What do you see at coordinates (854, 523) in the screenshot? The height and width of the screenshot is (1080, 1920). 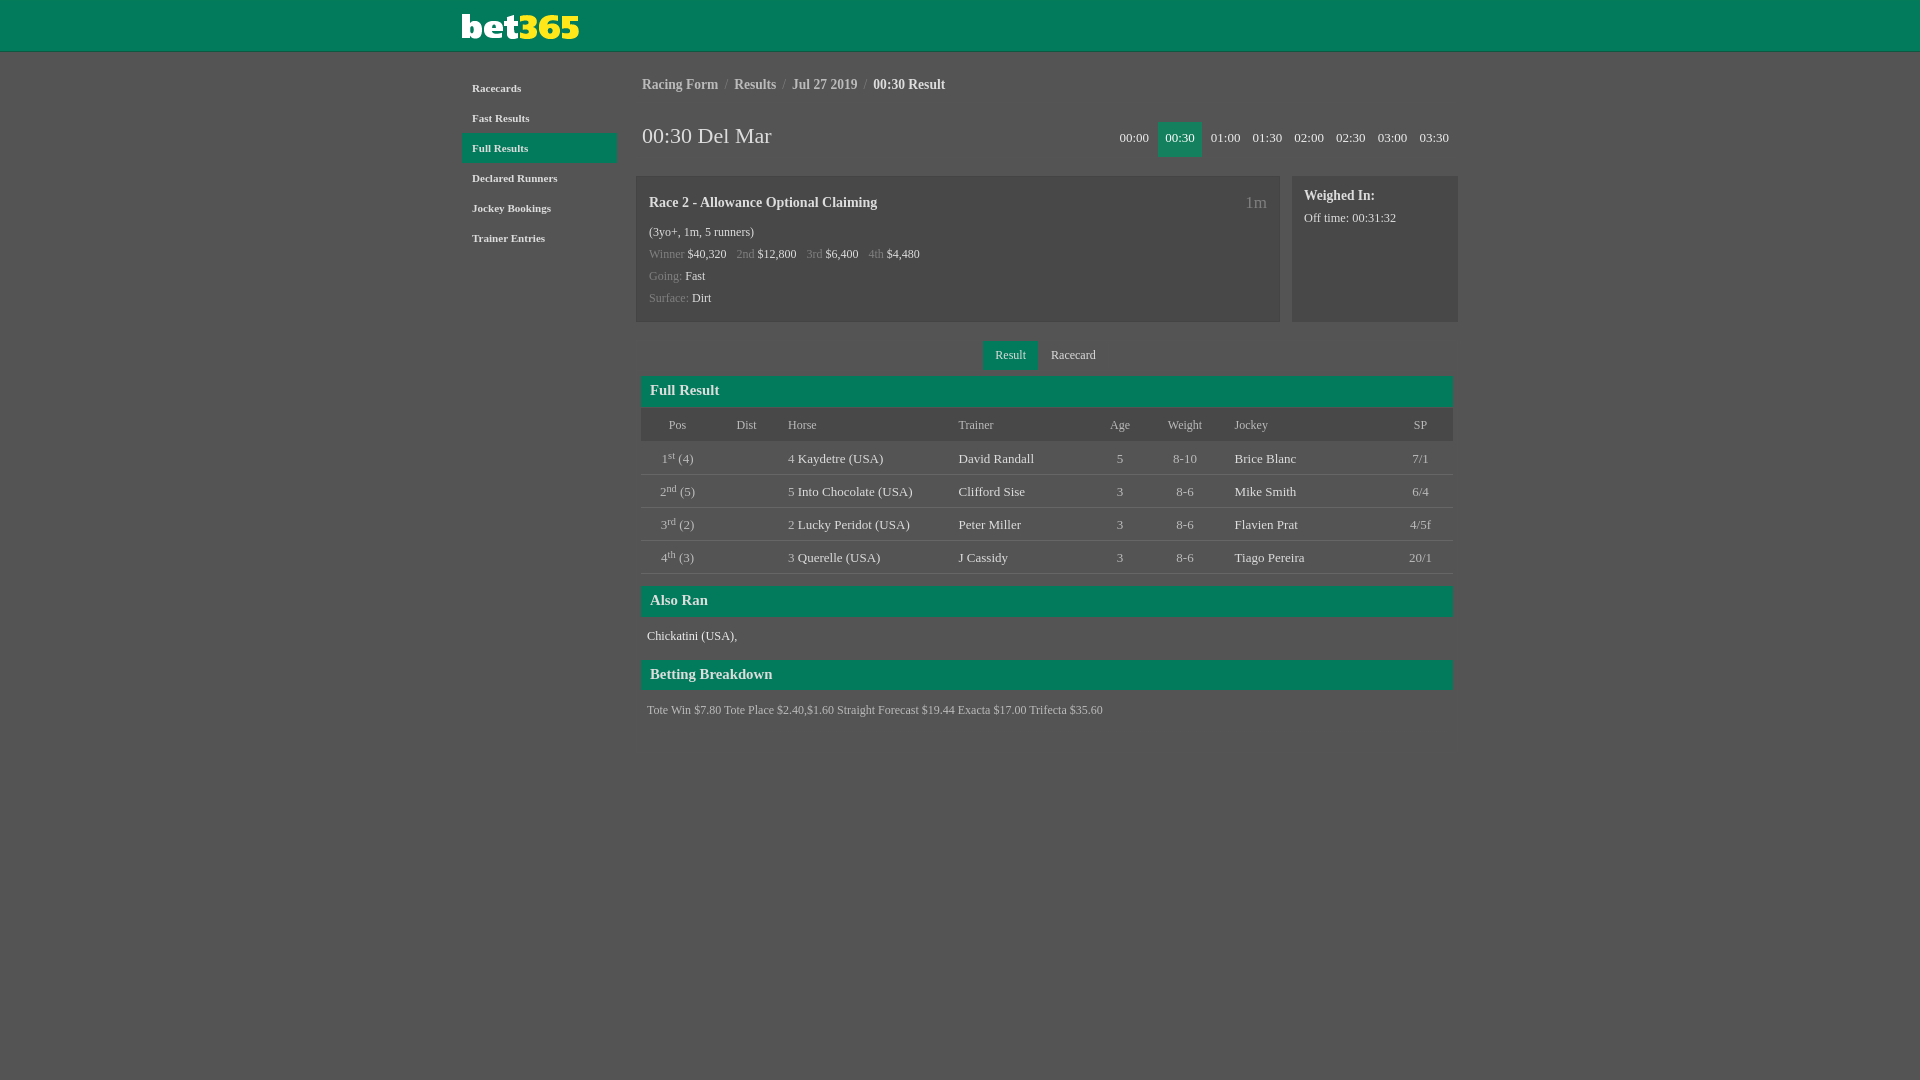 I see `'Lucky Peridot (USA)'` at bounding box center [854, 523].